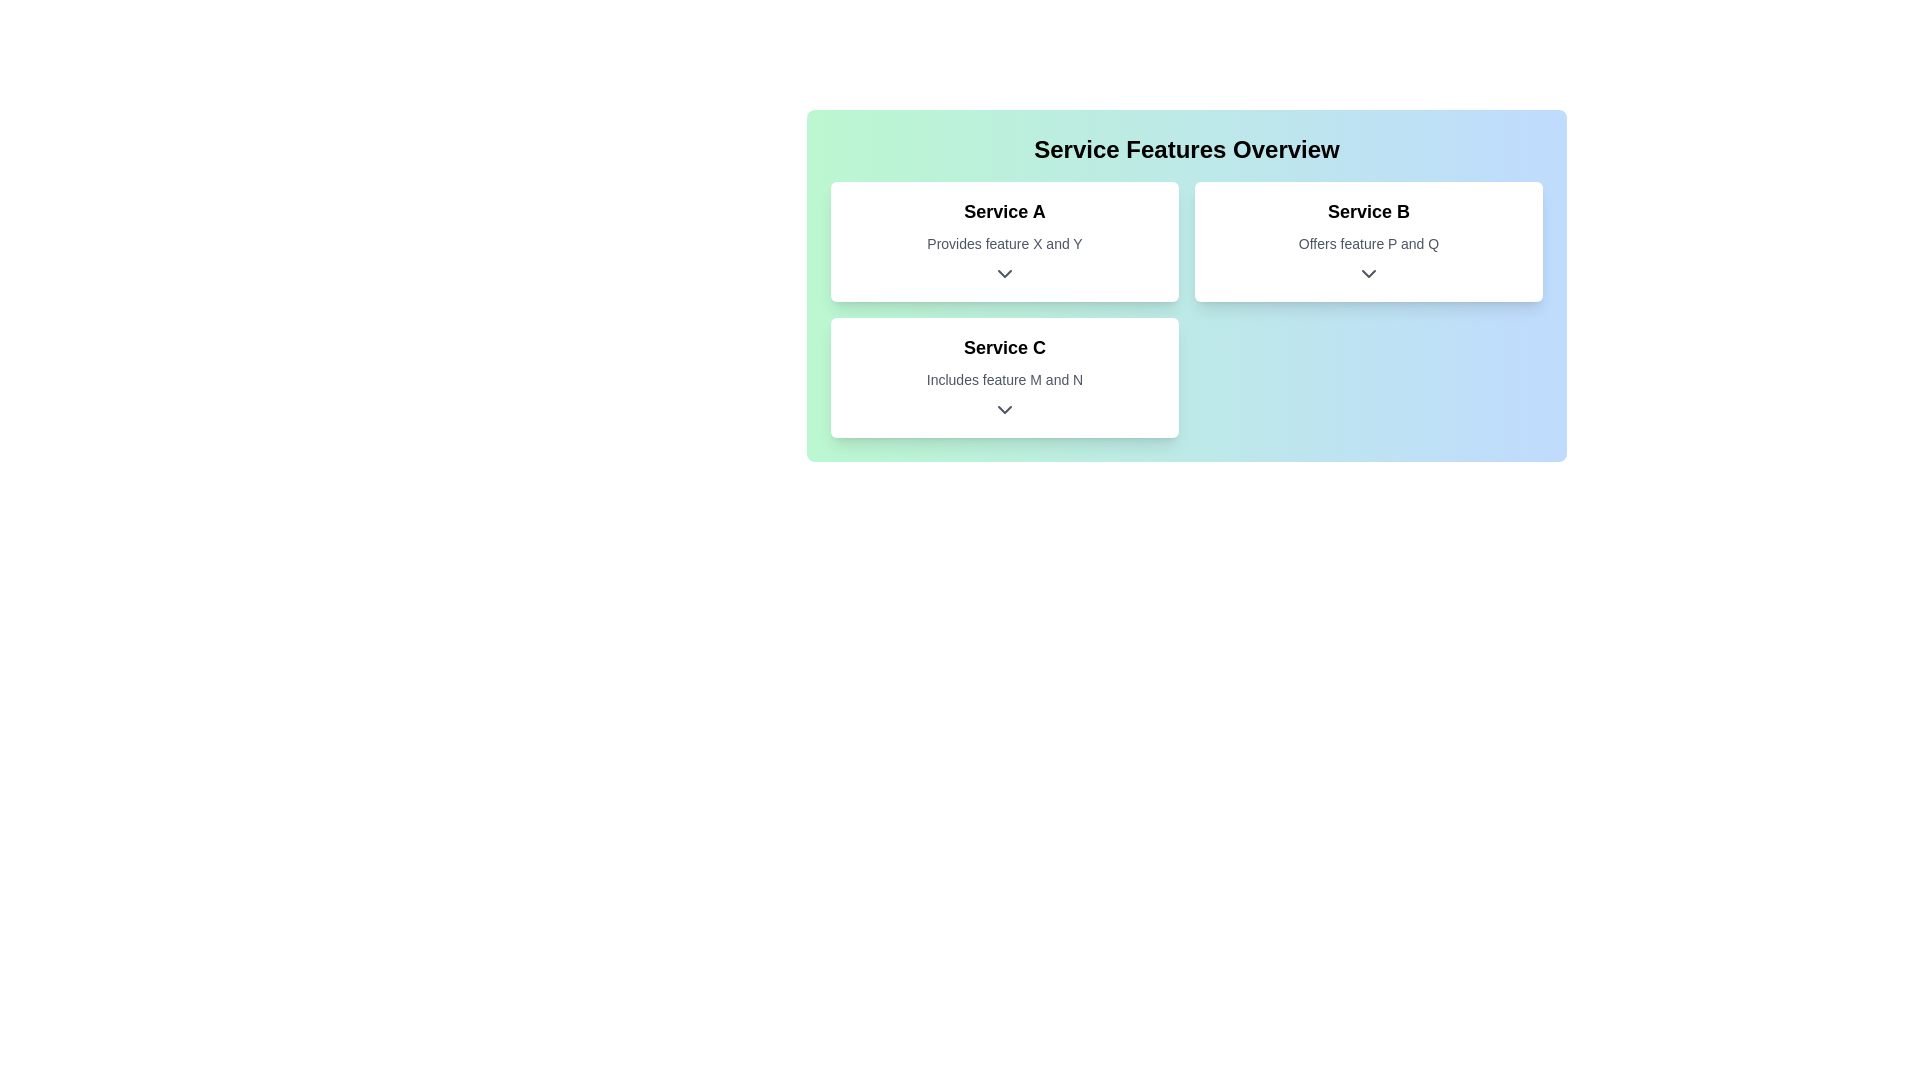 Image resolution: width=1920 pixels, height=1080 pixels. Describe the element at coordinates (1367, 242) in the screenshot. I see `the static text label that reads 'Offers feature P and Q', which is located within the 'Service B' card, positioned below the title 'Service B' and above the arrow icon` at that location.